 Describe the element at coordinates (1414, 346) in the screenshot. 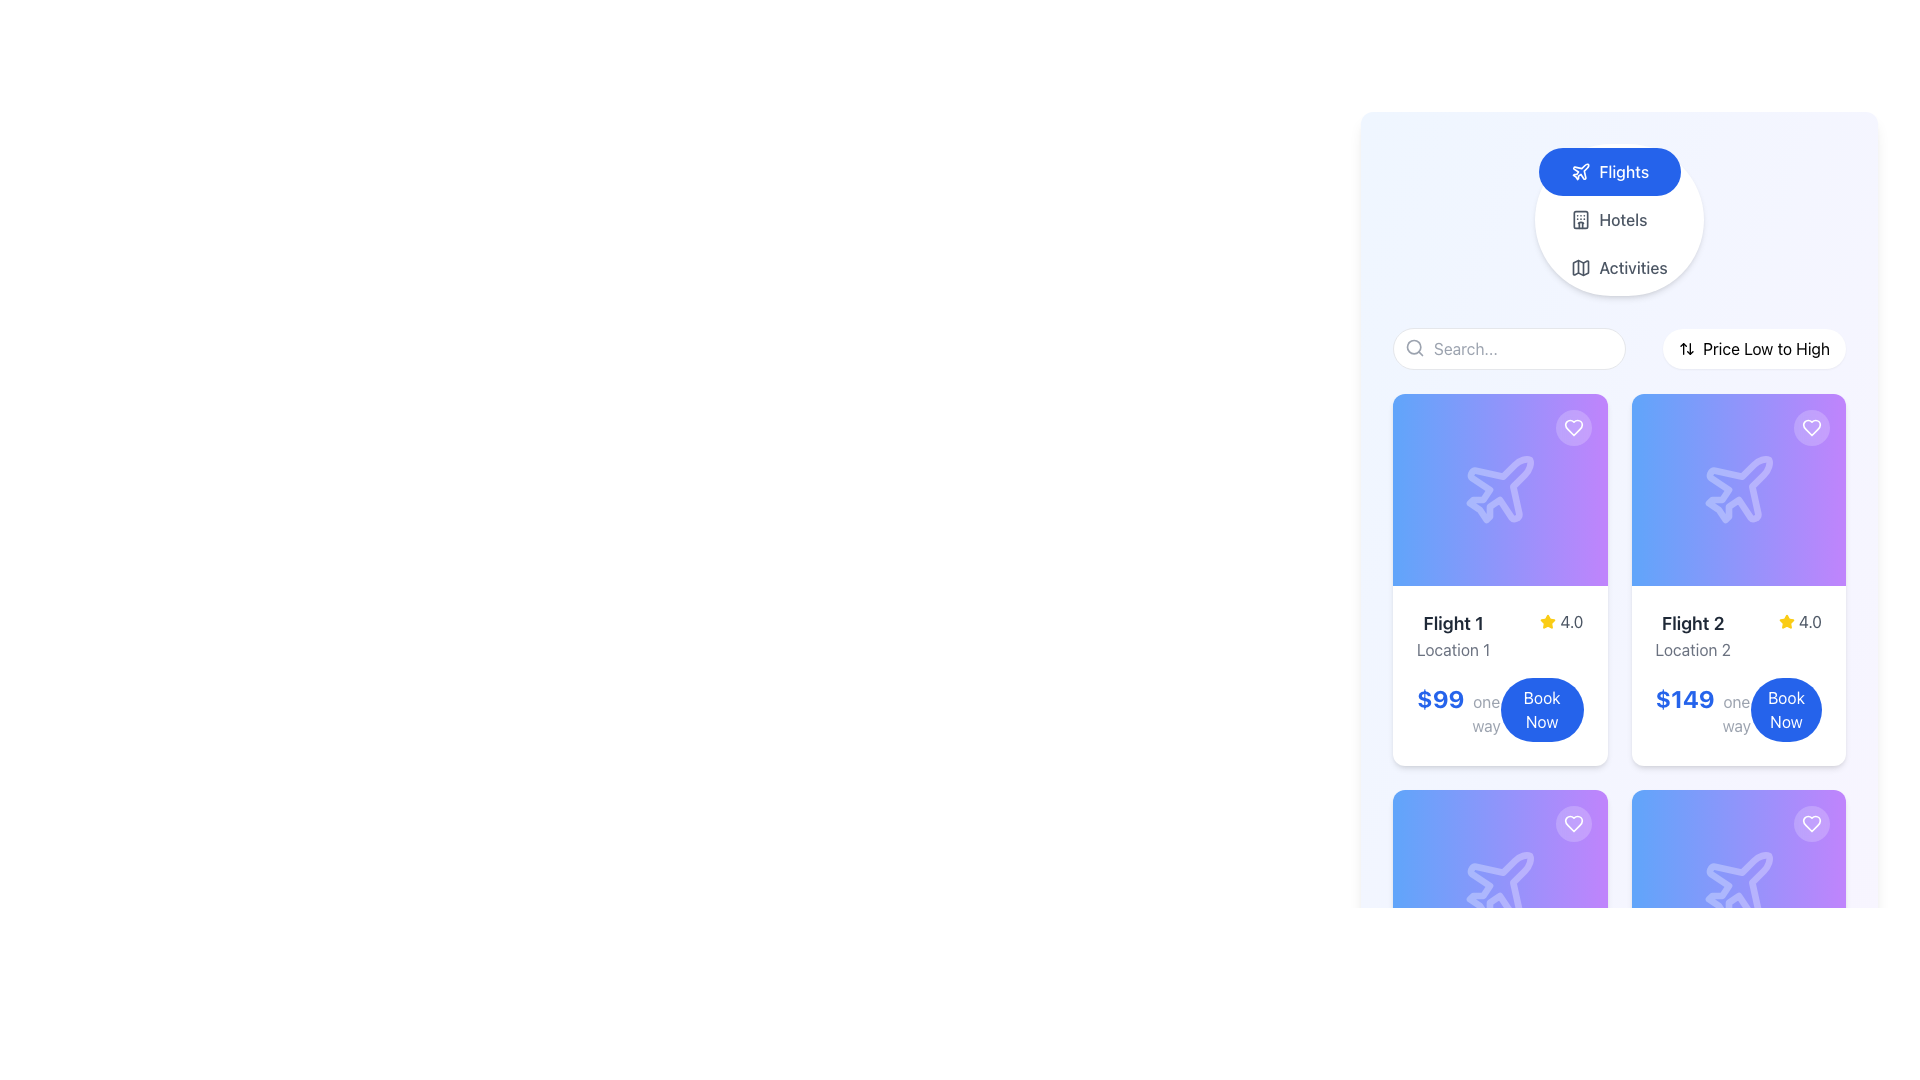

I see `the search icon resembling a magnifying glass, which is gray and positioned to the left of the search text input field` at that location.